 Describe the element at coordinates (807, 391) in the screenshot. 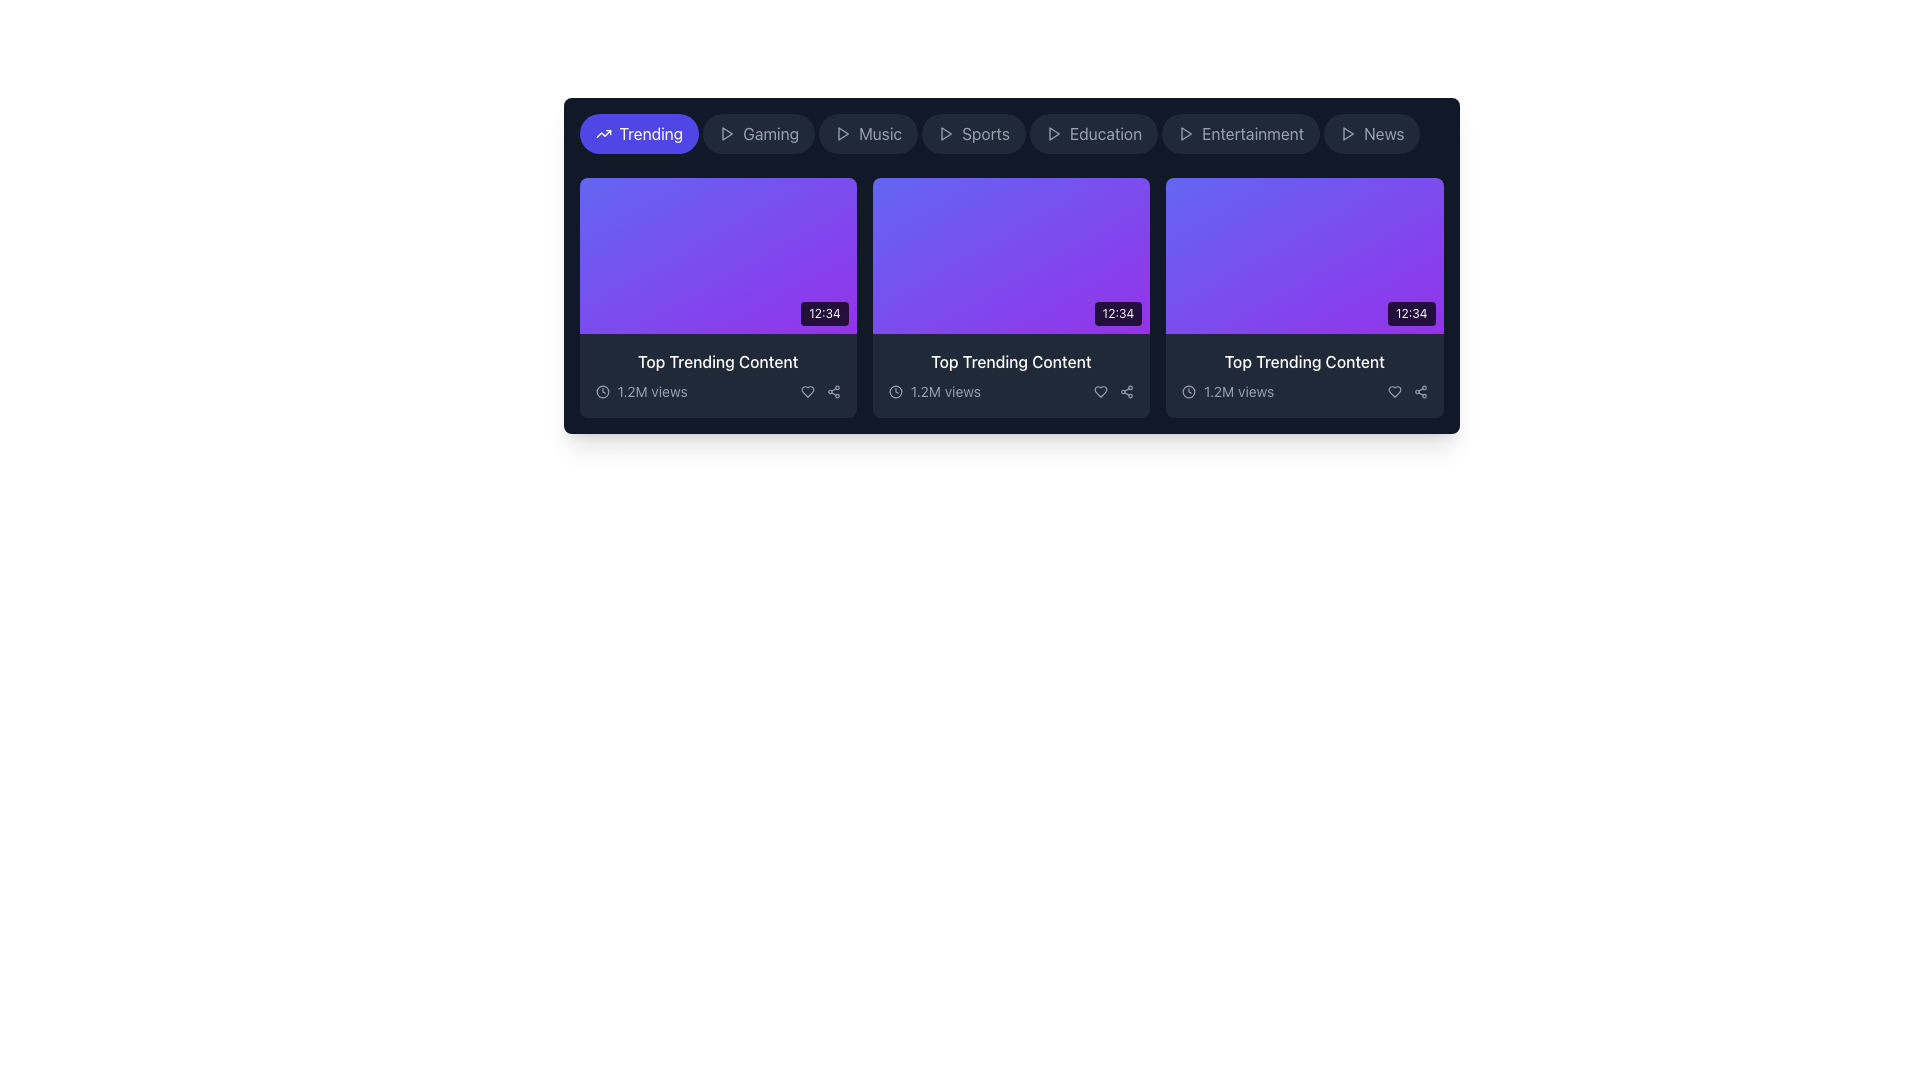

I see `the like/unlike icon located underneath the first content card in the row of trending content` at that location.